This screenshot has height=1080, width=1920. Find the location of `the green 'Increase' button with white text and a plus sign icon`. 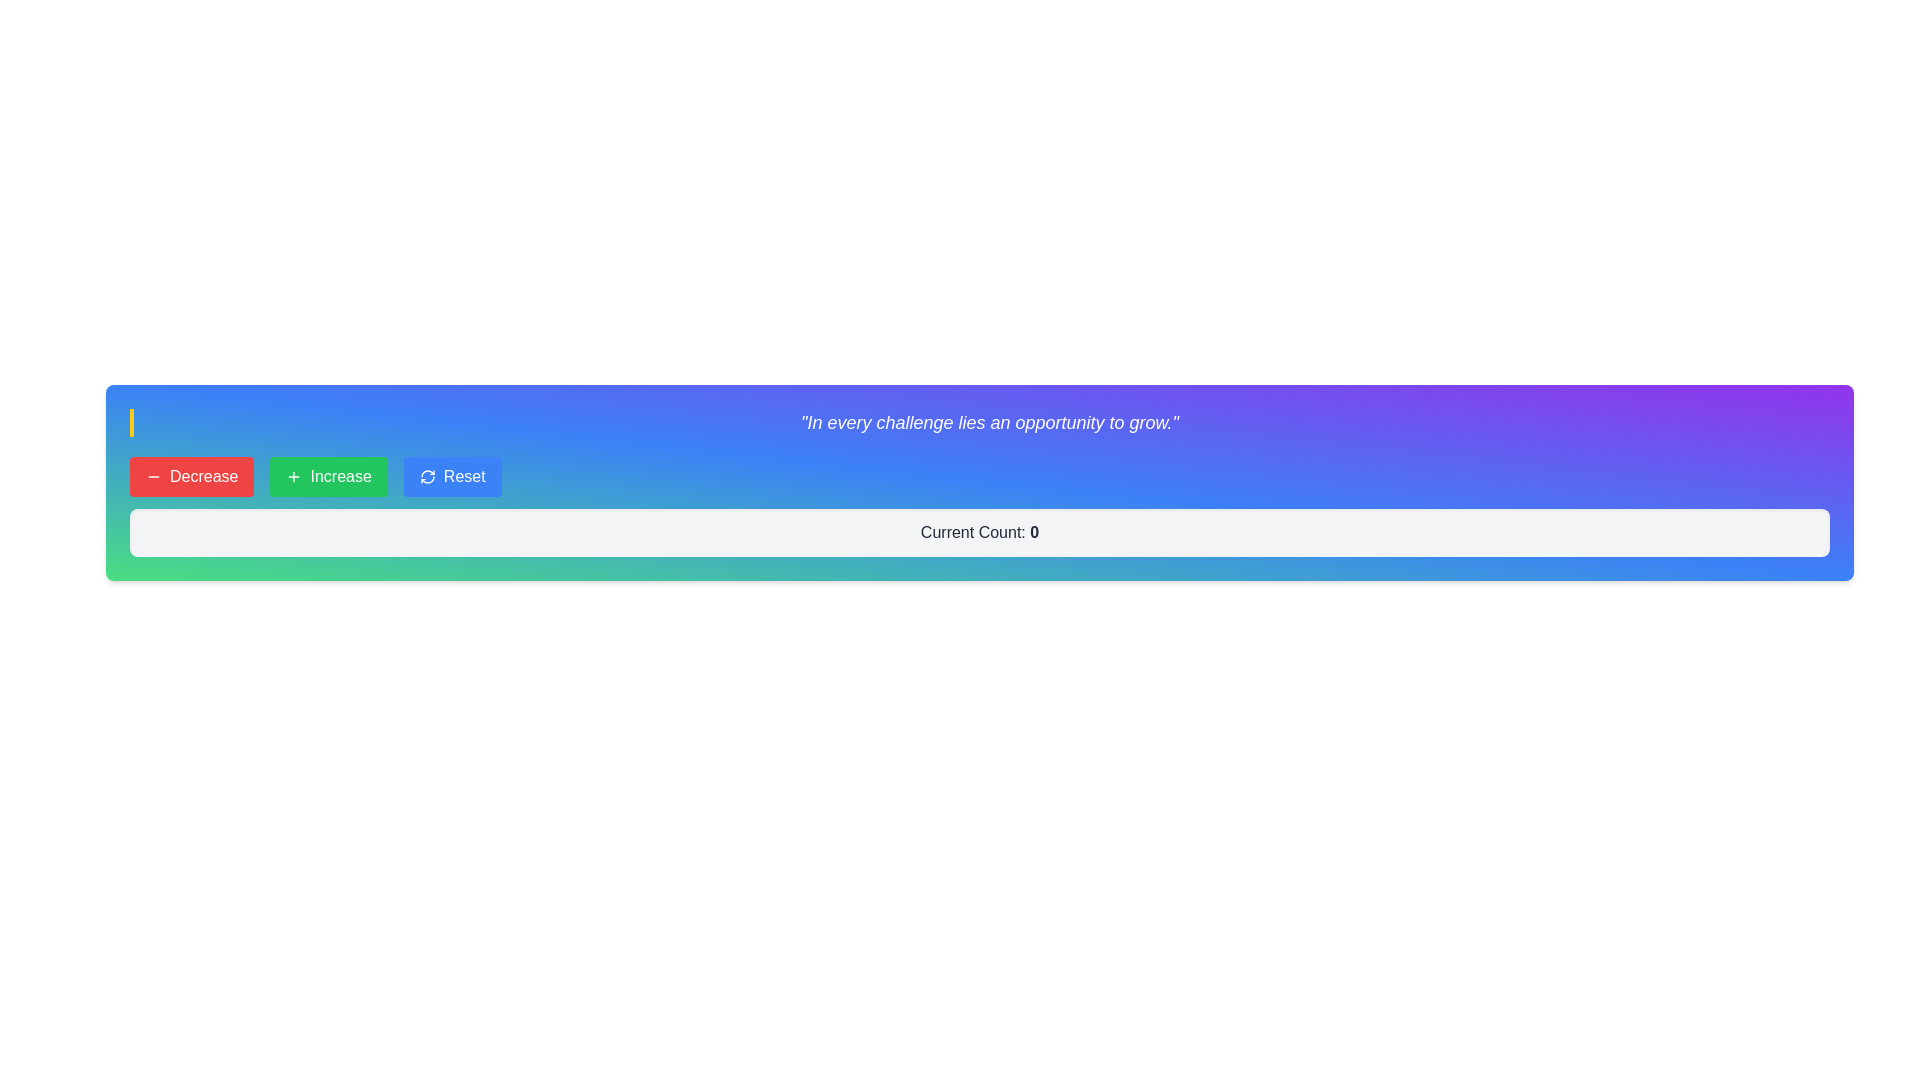

the green 'Increase' button with white text and a plus sign icon is located at coordinates (329, 477).